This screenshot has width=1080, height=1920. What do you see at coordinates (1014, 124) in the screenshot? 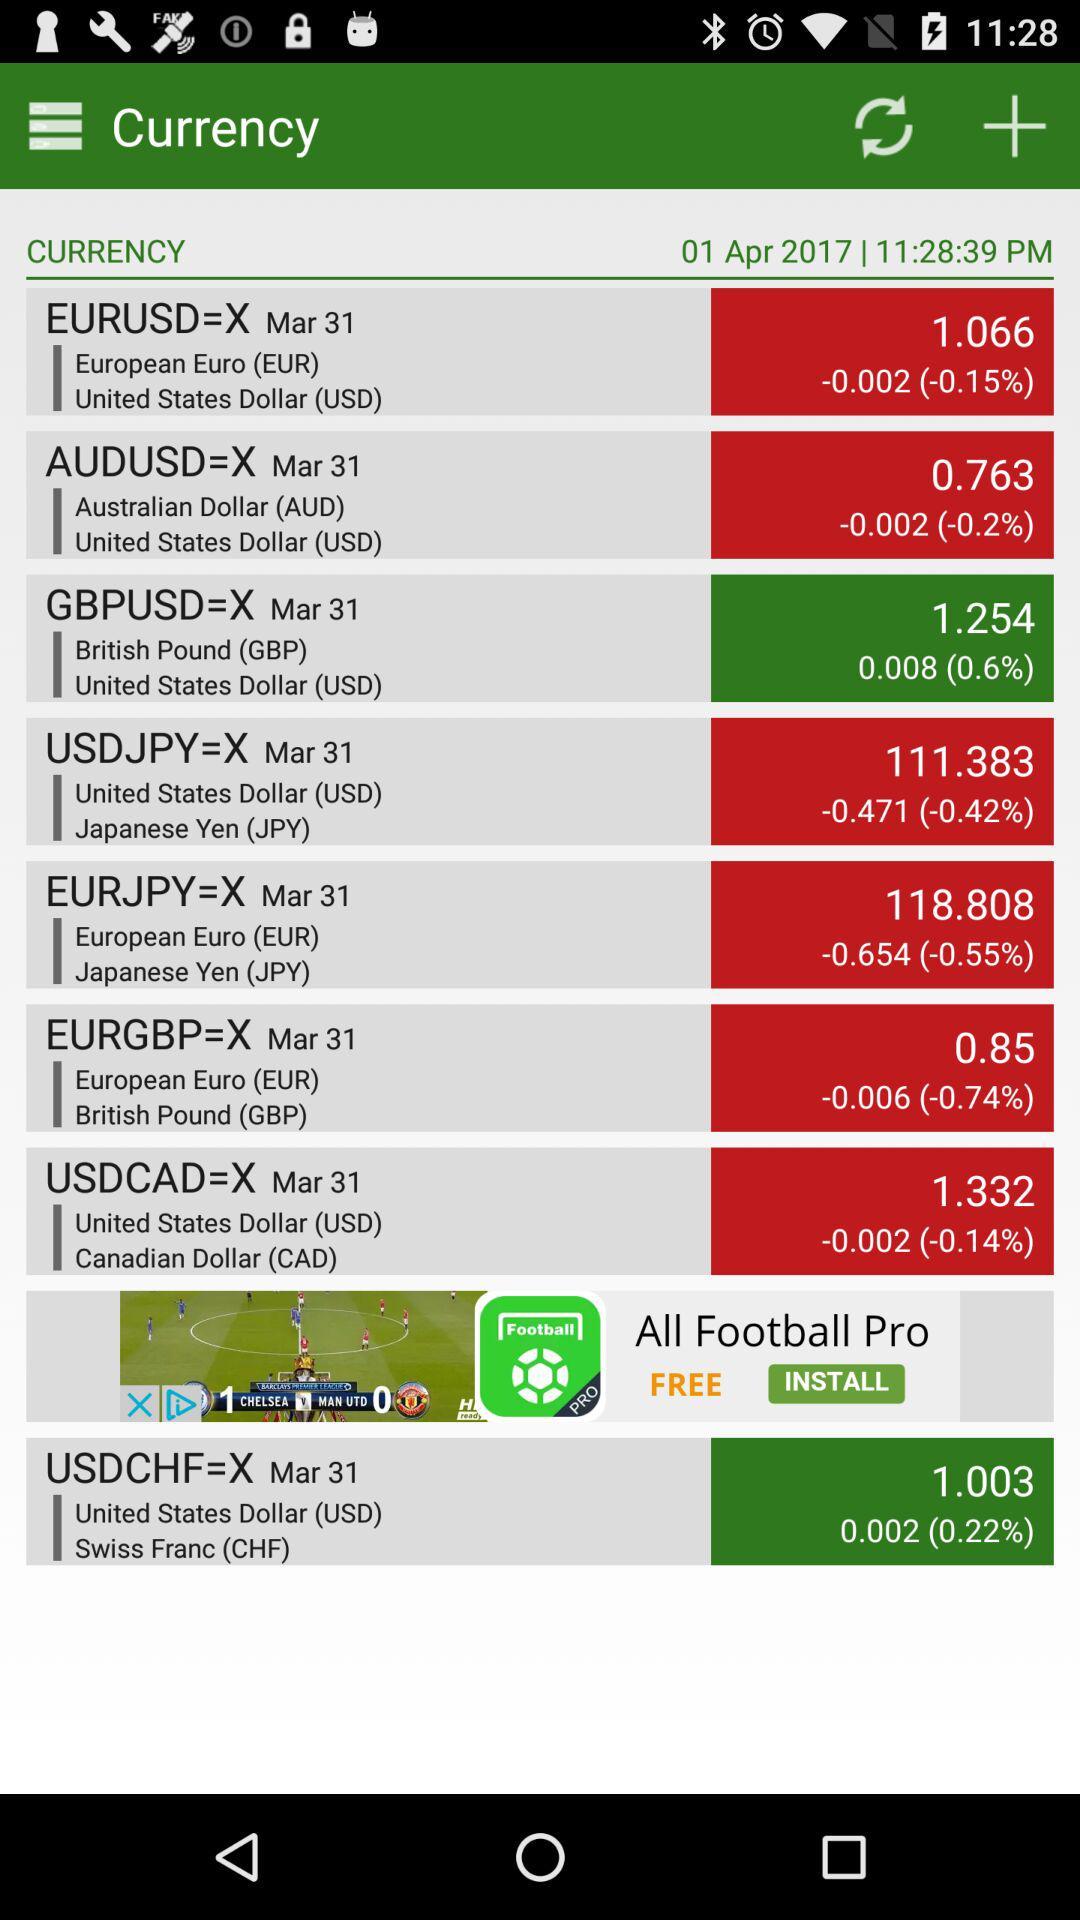
I see `element` at bounding box center [1014, 124].